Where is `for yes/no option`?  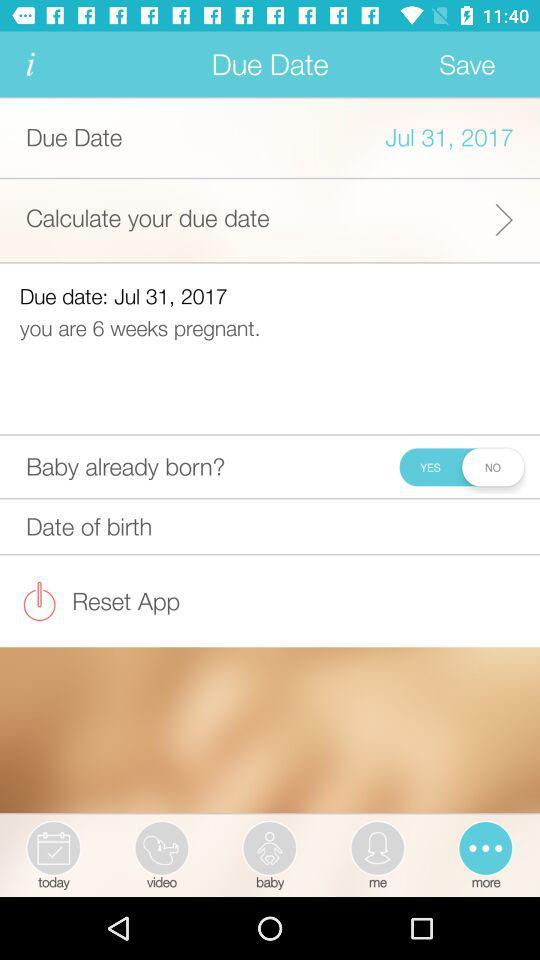 for yes/no option is located at coordinates (461, 466).